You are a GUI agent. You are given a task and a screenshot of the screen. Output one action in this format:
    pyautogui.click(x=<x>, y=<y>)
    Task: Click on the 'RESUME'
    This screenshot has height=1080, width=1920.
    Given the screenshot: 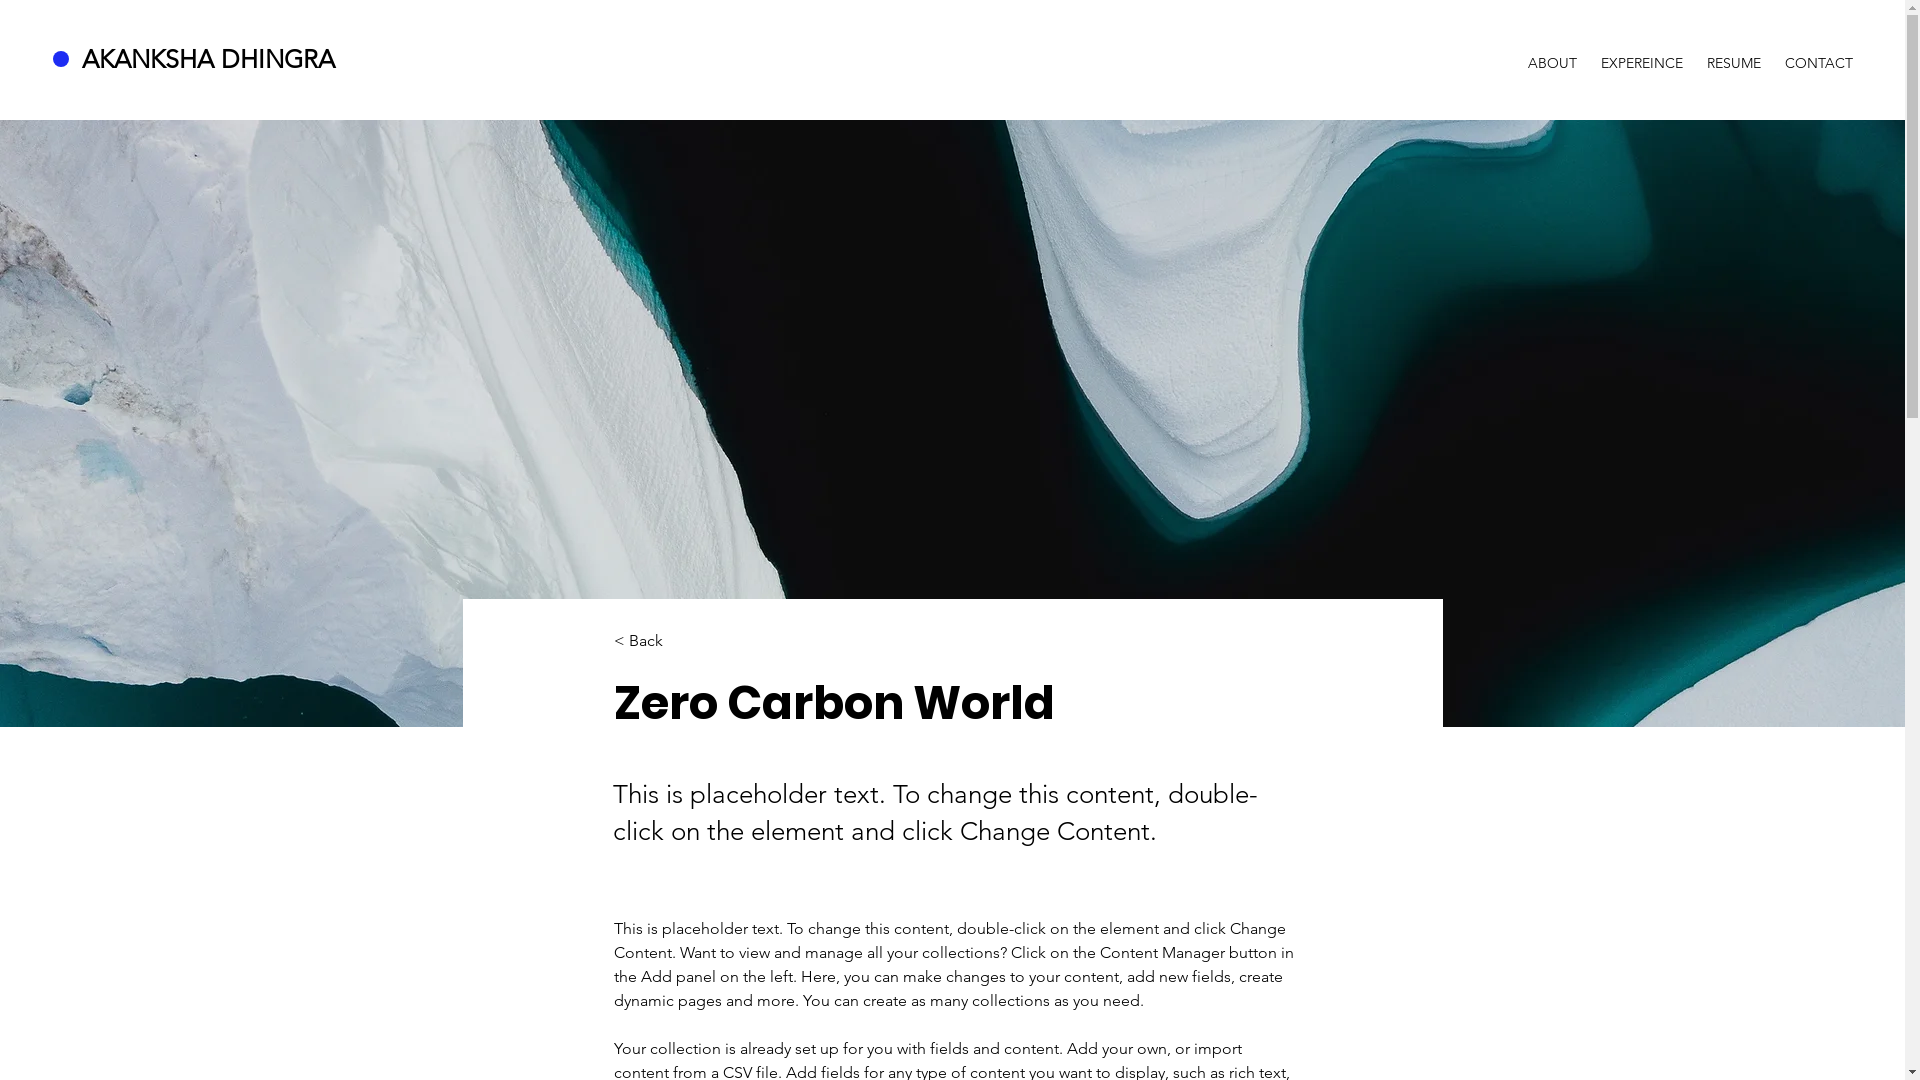 What is the action you would take?
    pyautogui.click(x=1732, y=53)
    